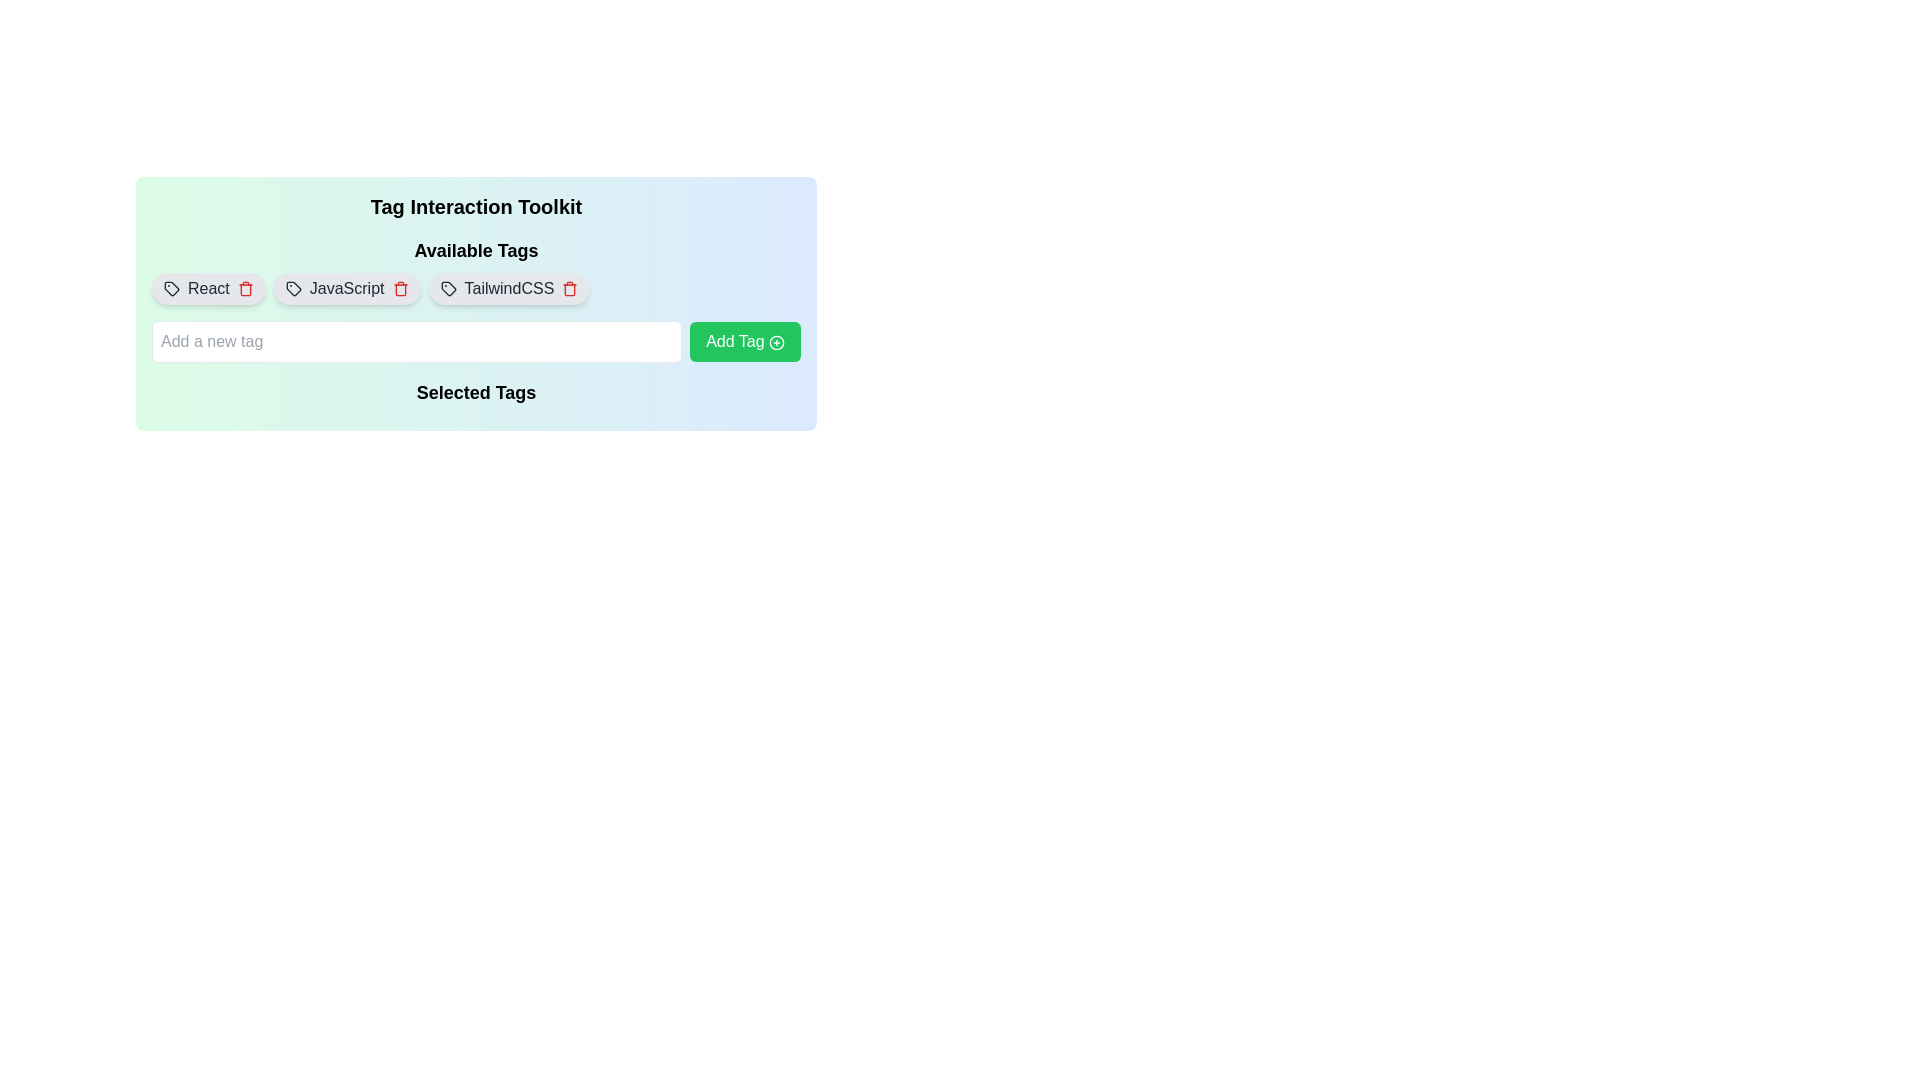  Describe the element at coordinates (475, 249) in the screenshot. I see `the 'Available Tags' text label, which is a large, bold header above the row of interactive tags in the Tag Interaction Toolkit section` at that location.